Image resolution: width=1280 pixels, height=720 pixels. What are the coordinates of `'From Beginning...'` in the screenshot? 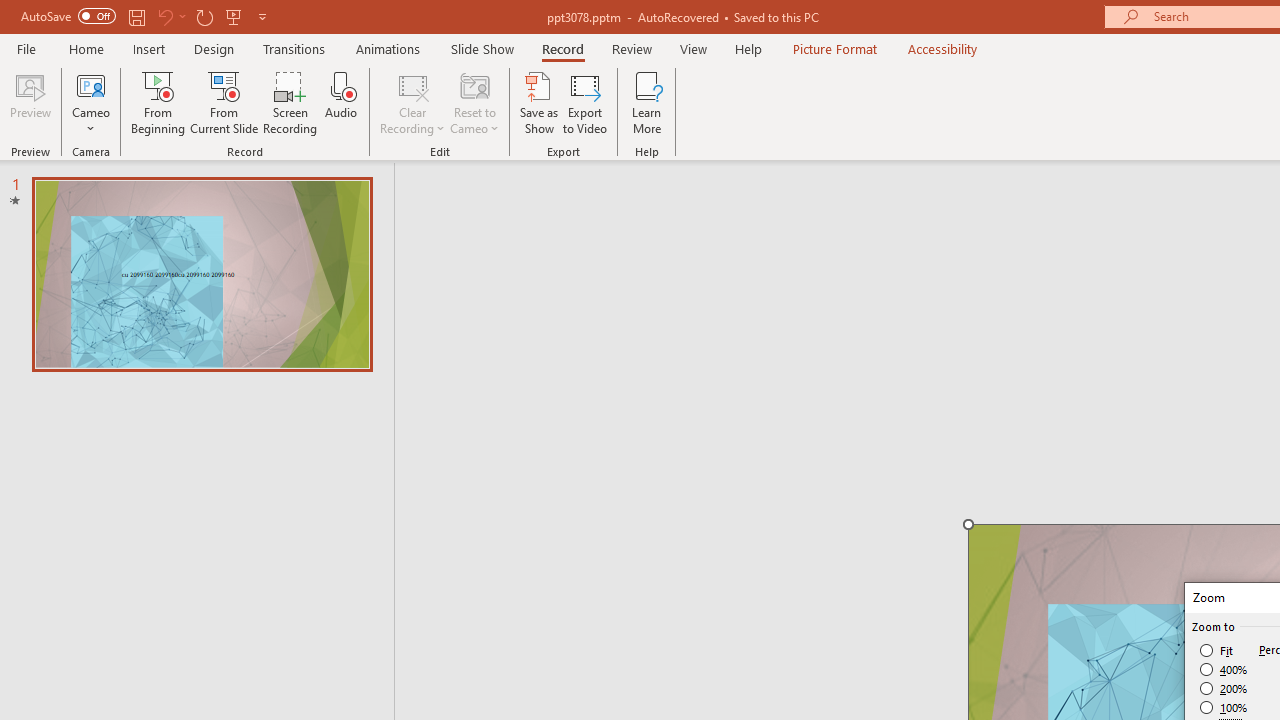 It's located at (157, 103).